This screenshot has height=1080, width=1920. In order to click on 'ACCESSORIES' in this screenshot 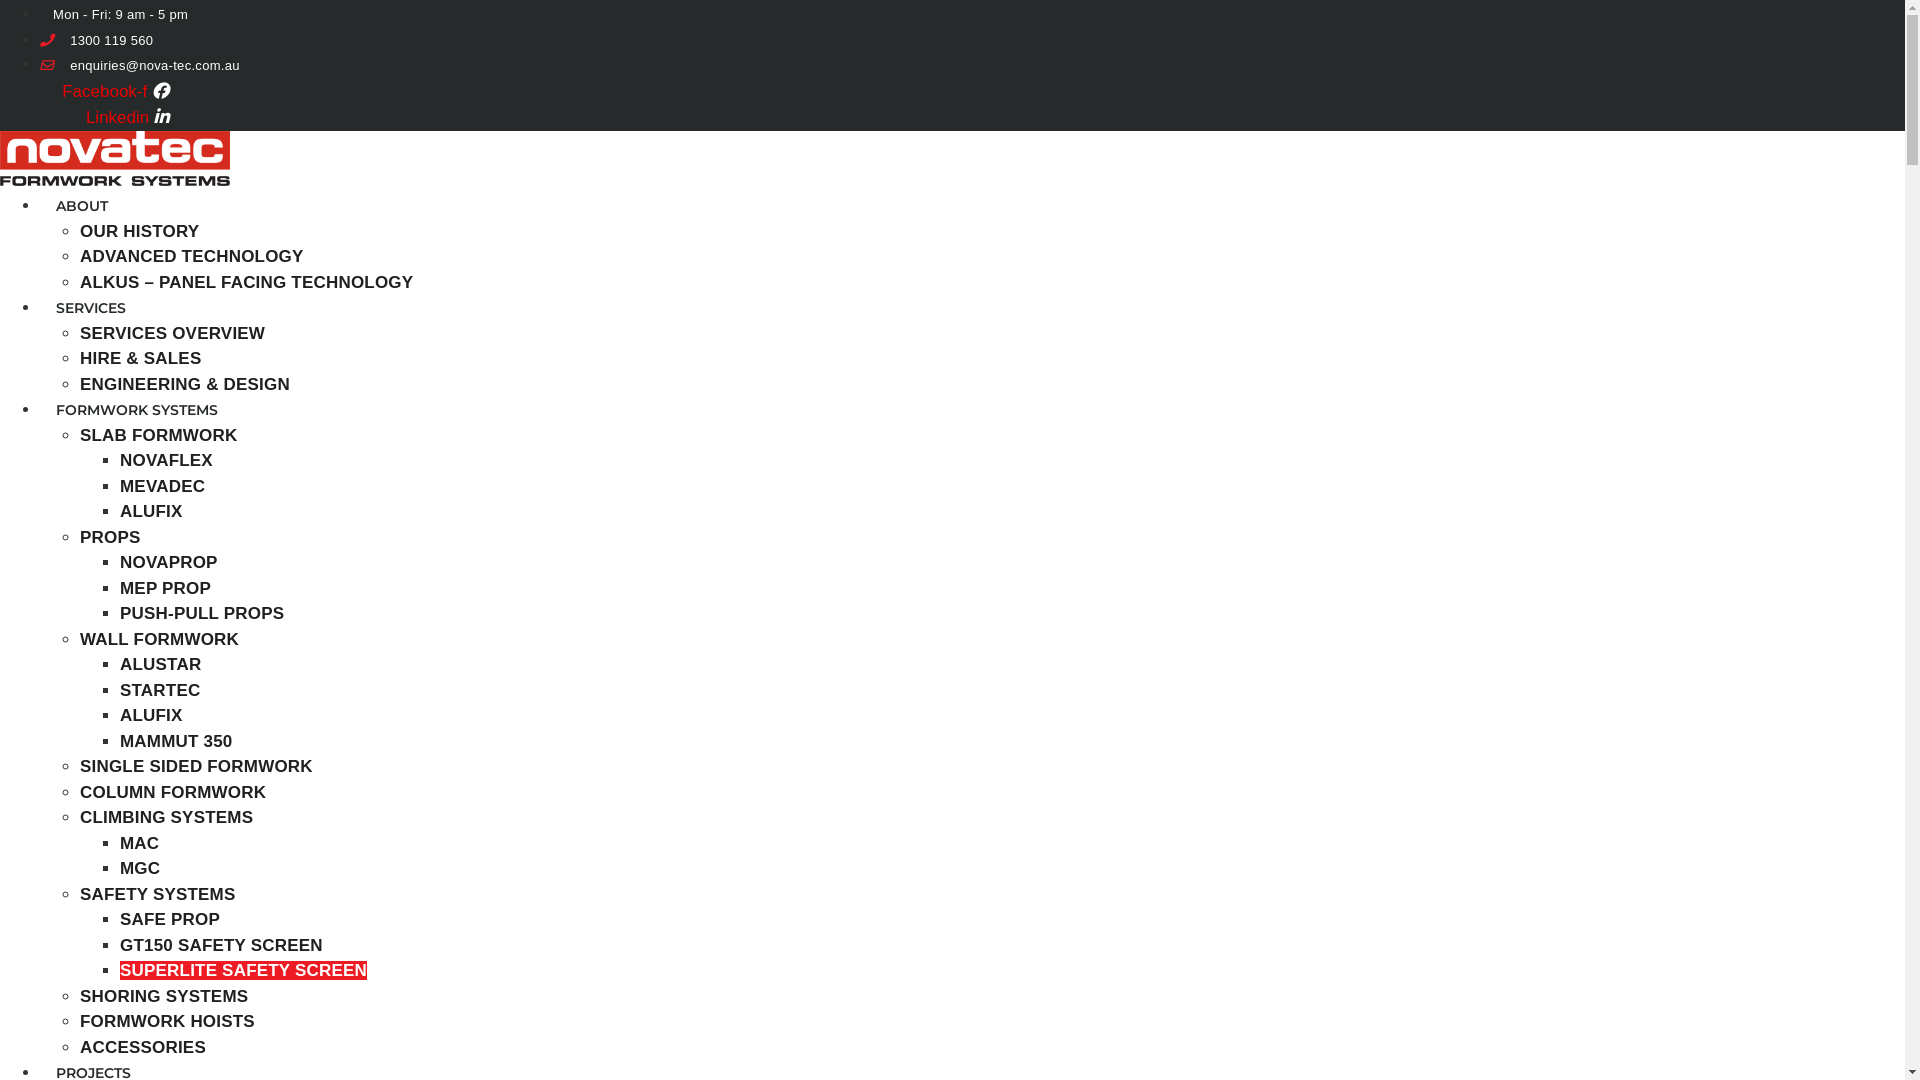, I will do `click(142, 1046)`.